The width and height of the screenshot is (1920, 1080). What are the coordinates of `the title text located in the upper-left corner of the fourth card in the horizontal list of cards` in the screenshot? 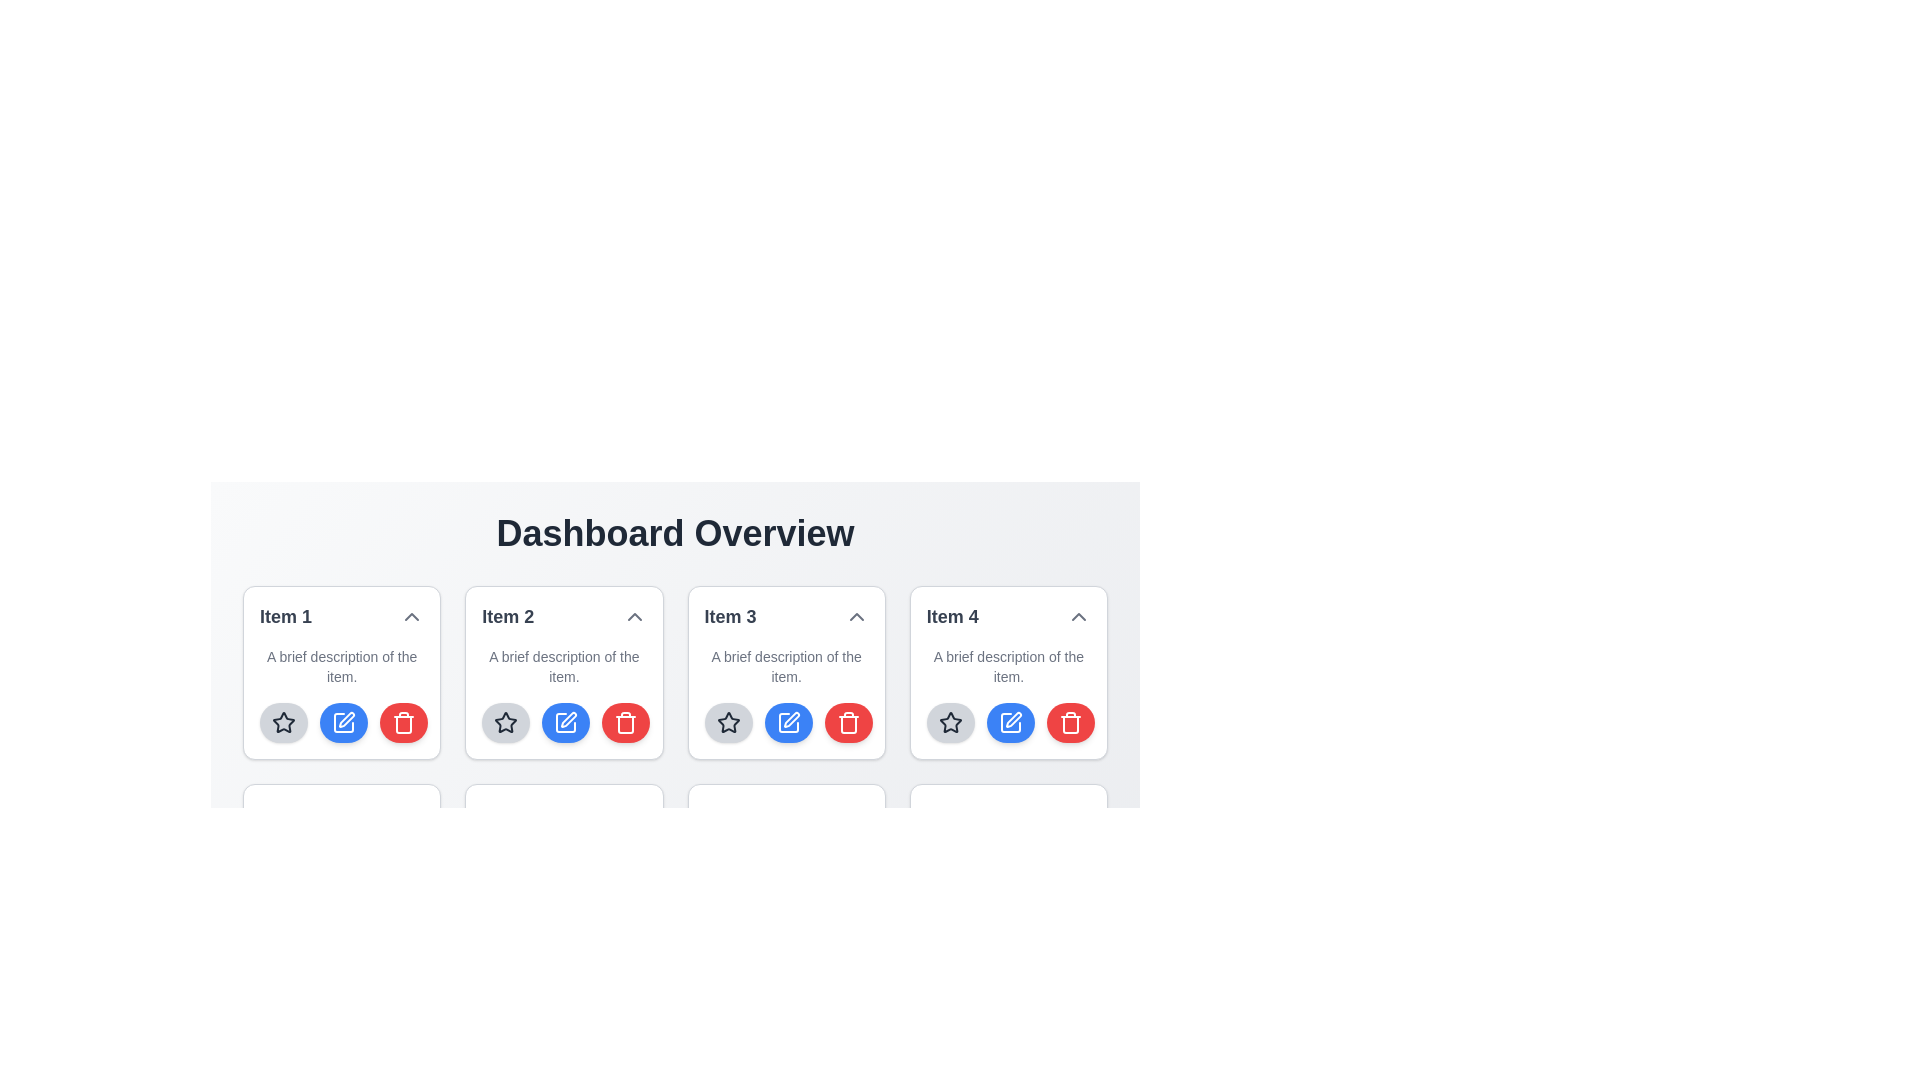 It's located at (951, 616).